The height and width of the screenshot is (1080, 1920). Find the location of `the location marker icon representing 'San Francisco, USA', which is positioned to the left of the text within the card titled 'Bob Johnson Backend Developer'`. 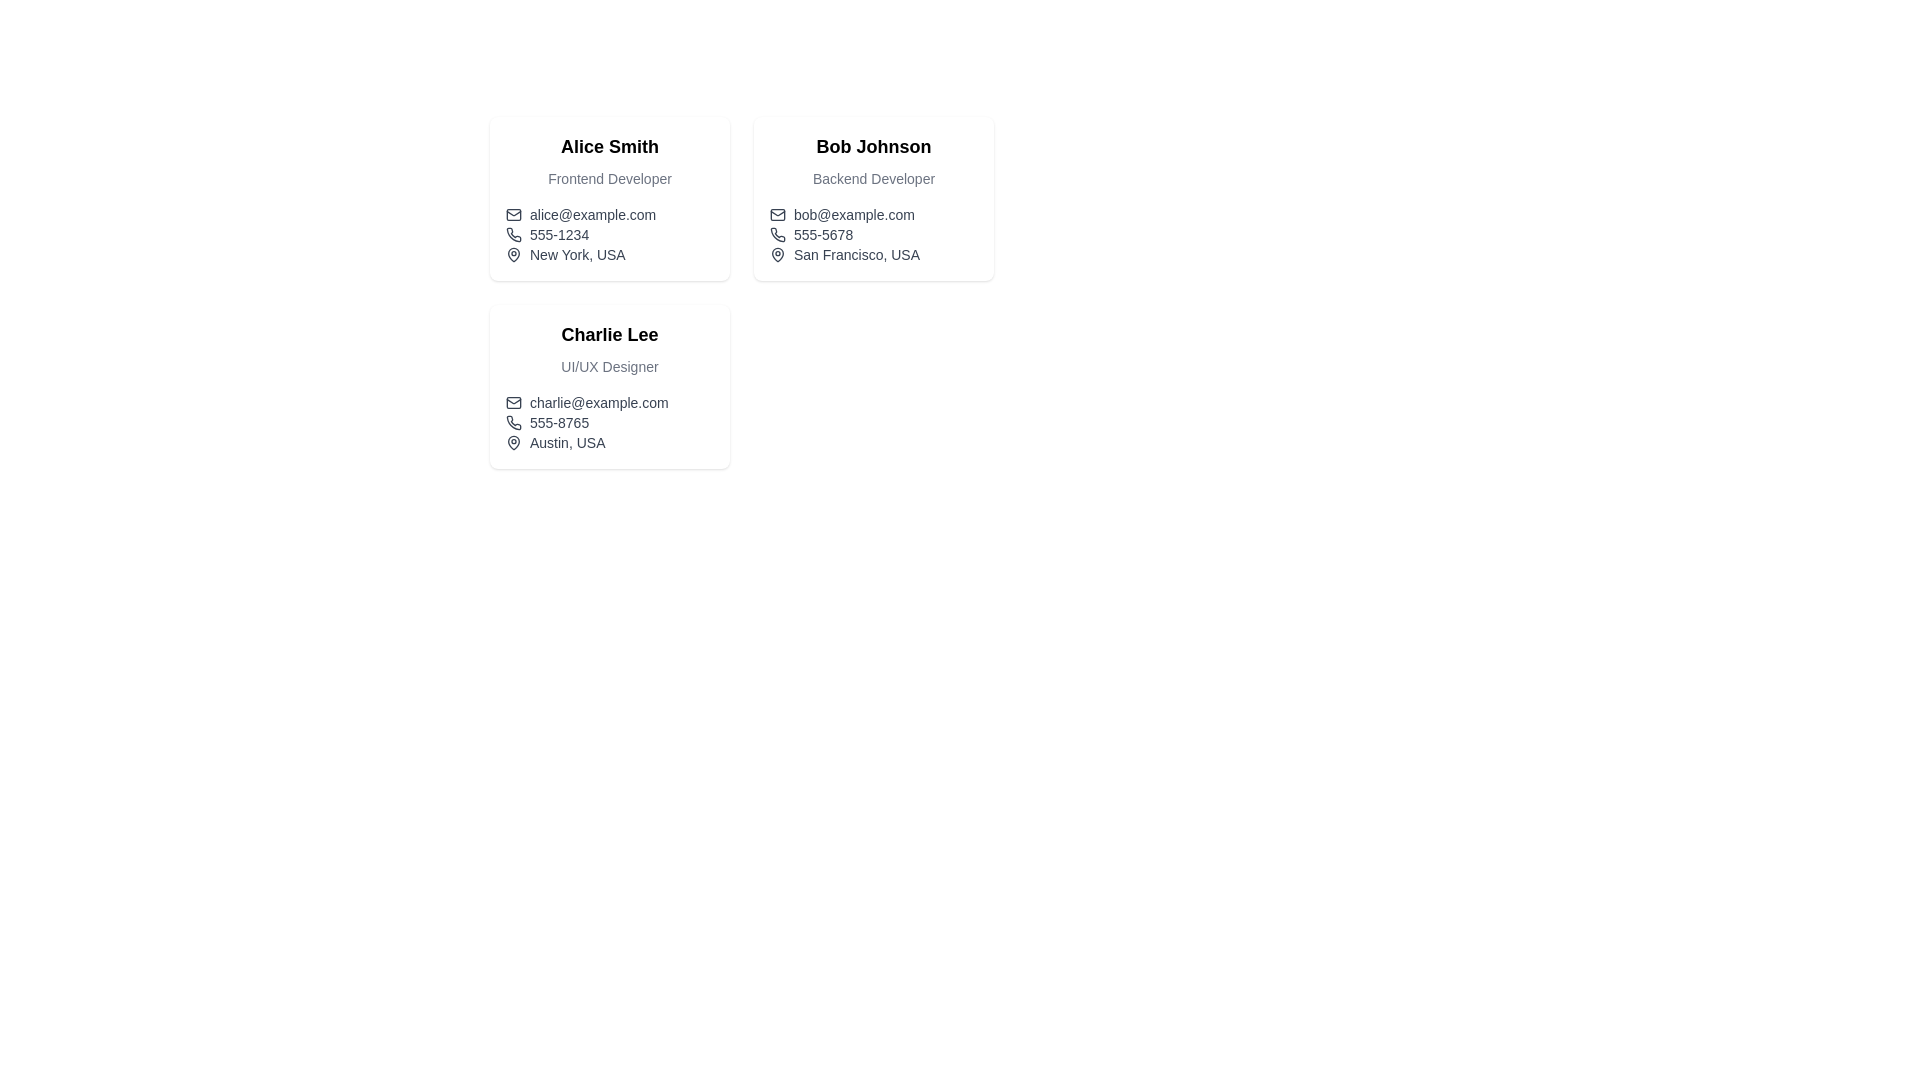

the location marker icon representing 'San Francisco, USA', which is positioned to the left of the text within the card titled 'Bob Johnson Backend Developer' is located at coordinates (776, 253).